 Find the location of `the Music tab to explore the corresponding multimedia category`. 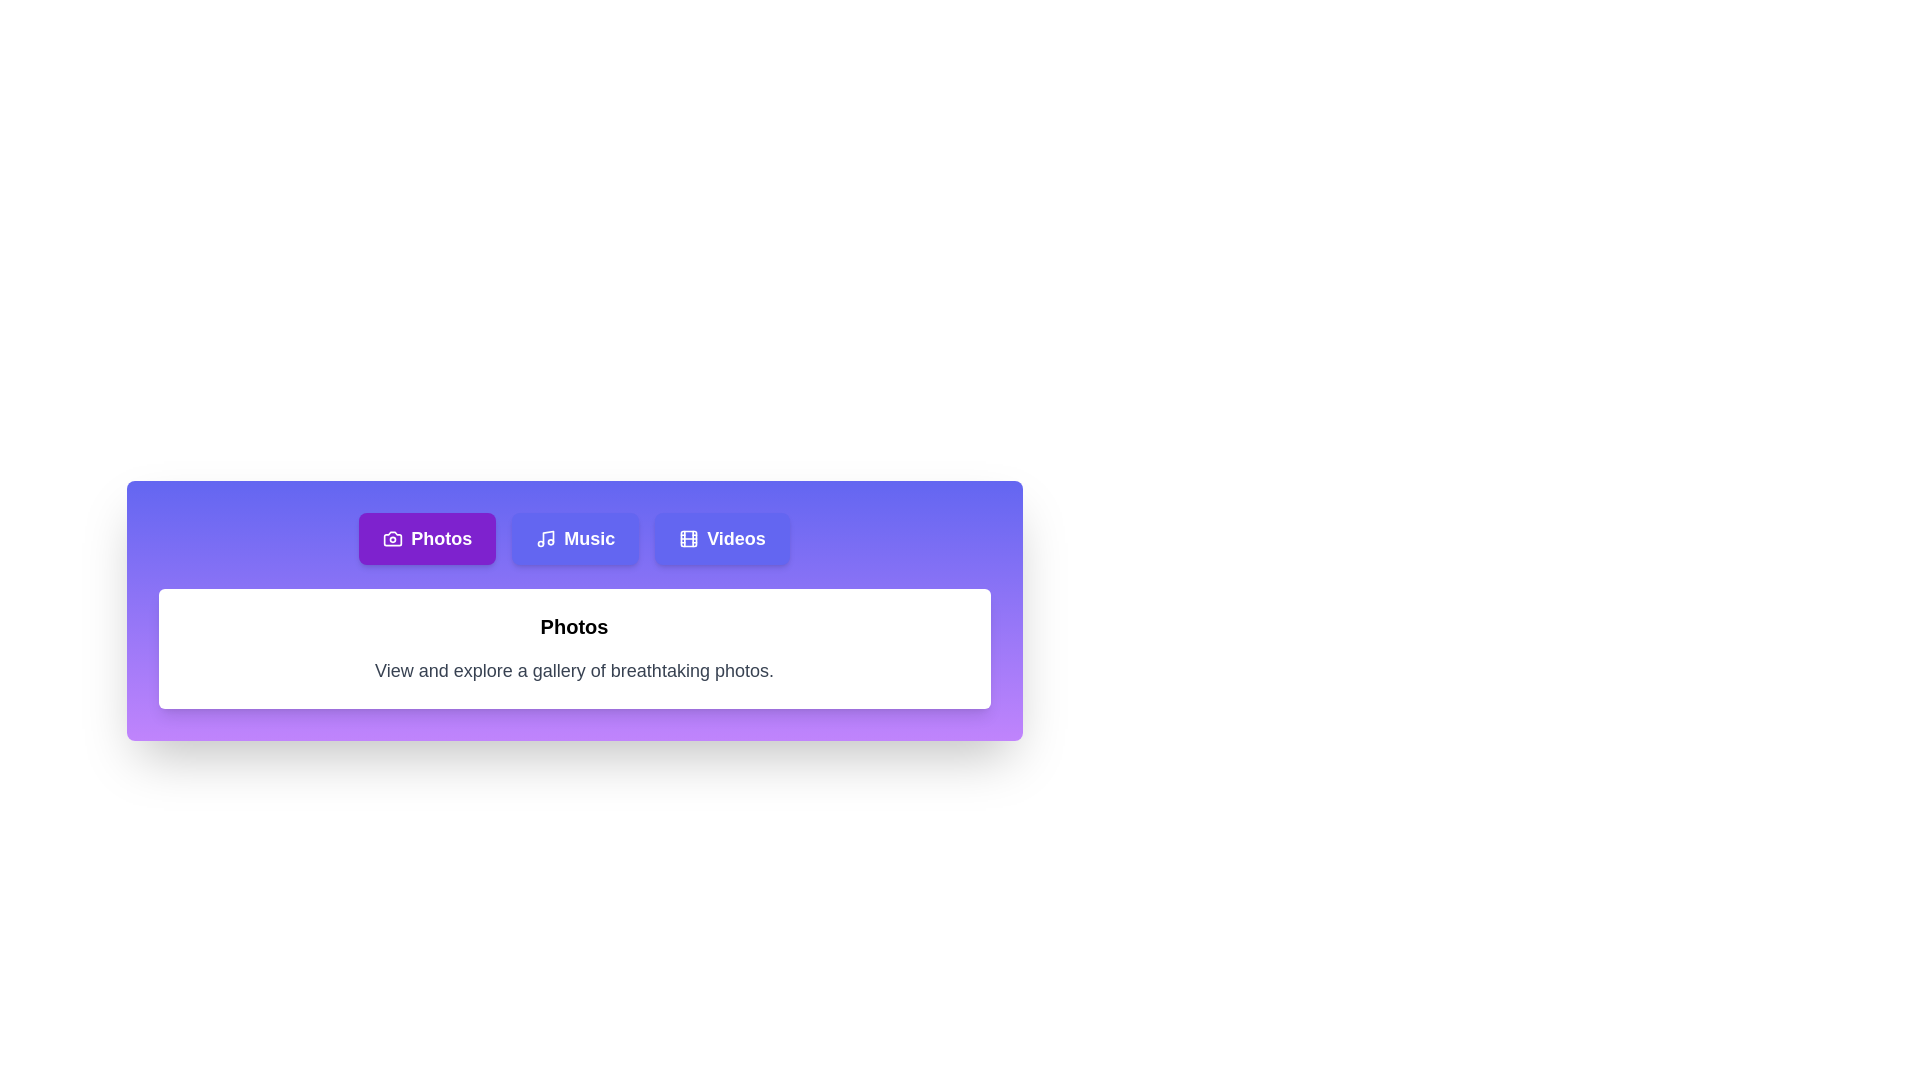

the Music tab to explore the corresponding multimedia category is located at coordinates (574, 538).